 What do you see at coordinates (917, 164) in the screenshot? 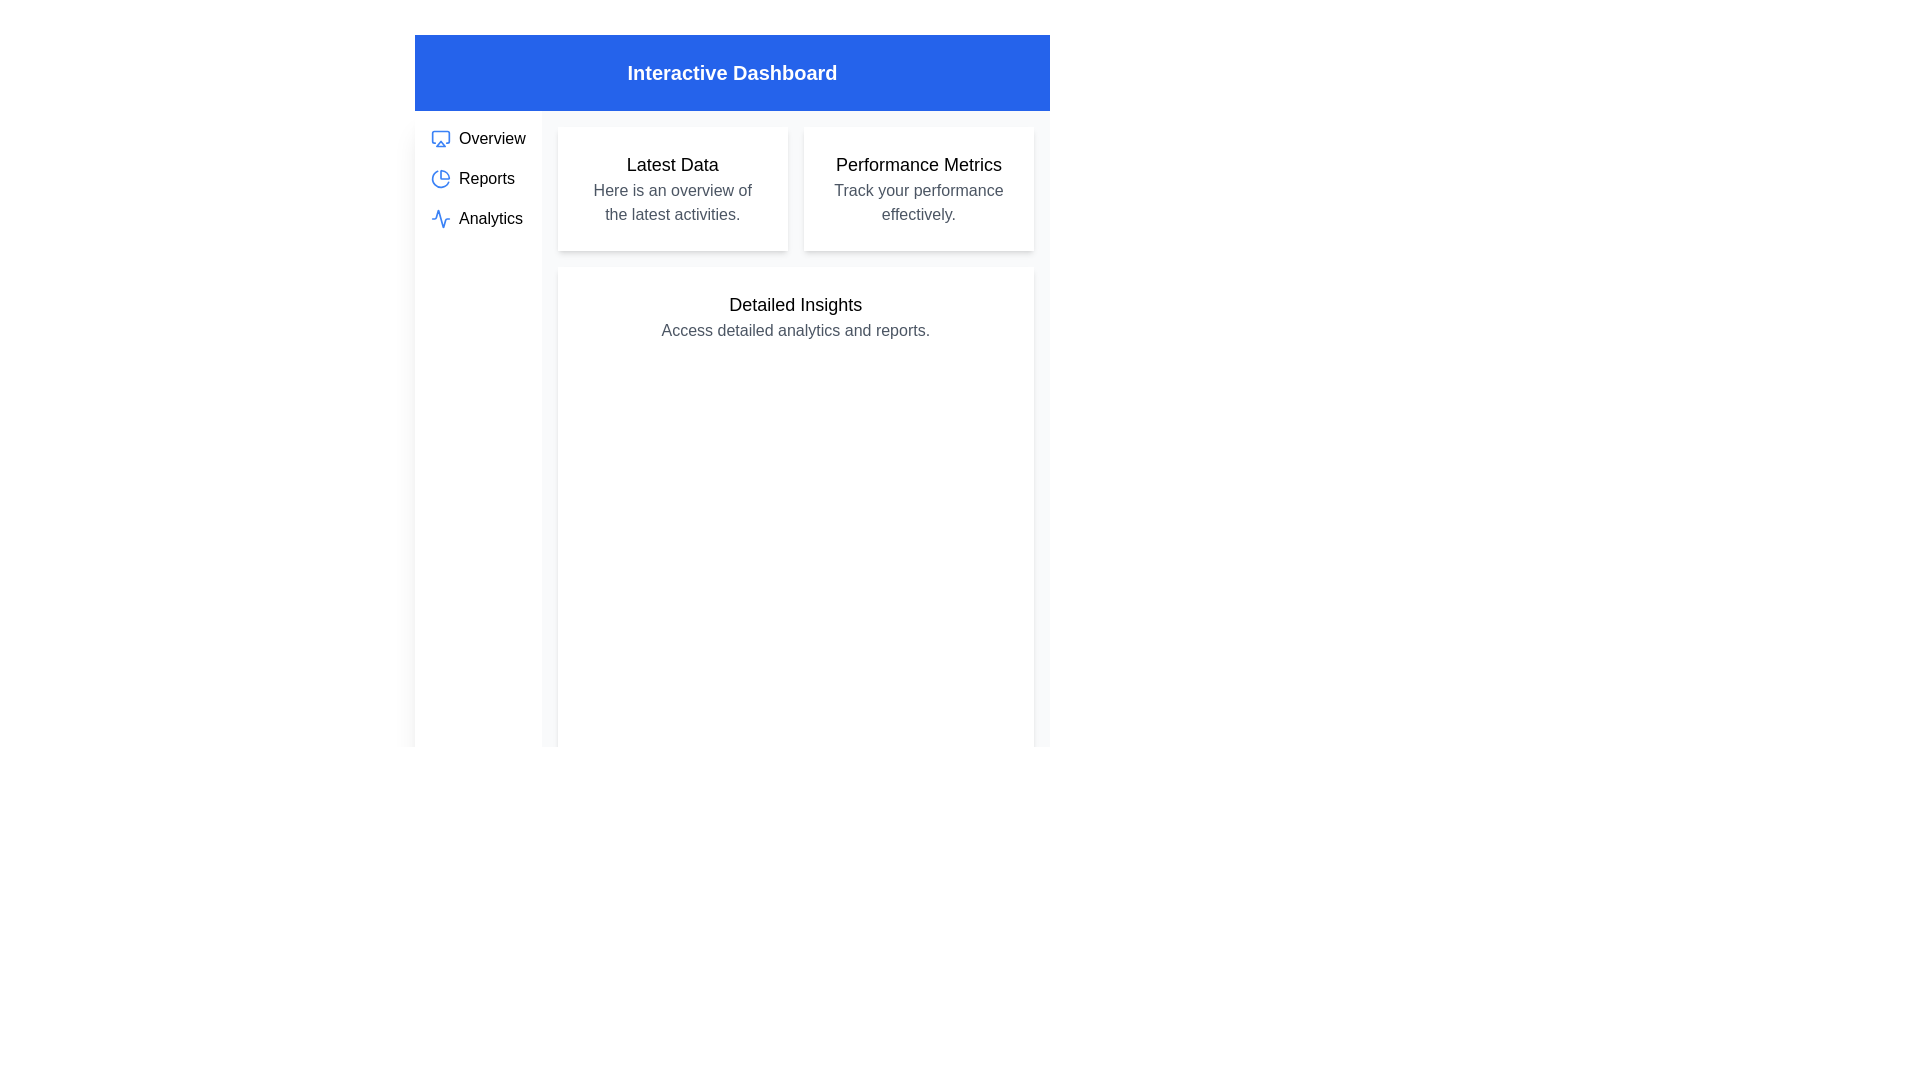
I see `the 'Performance Metrics' text header, which is styled with a bold and larger font size, located at the top of the second card on the rightmost side of the layout` at bounding box center [917, 164].